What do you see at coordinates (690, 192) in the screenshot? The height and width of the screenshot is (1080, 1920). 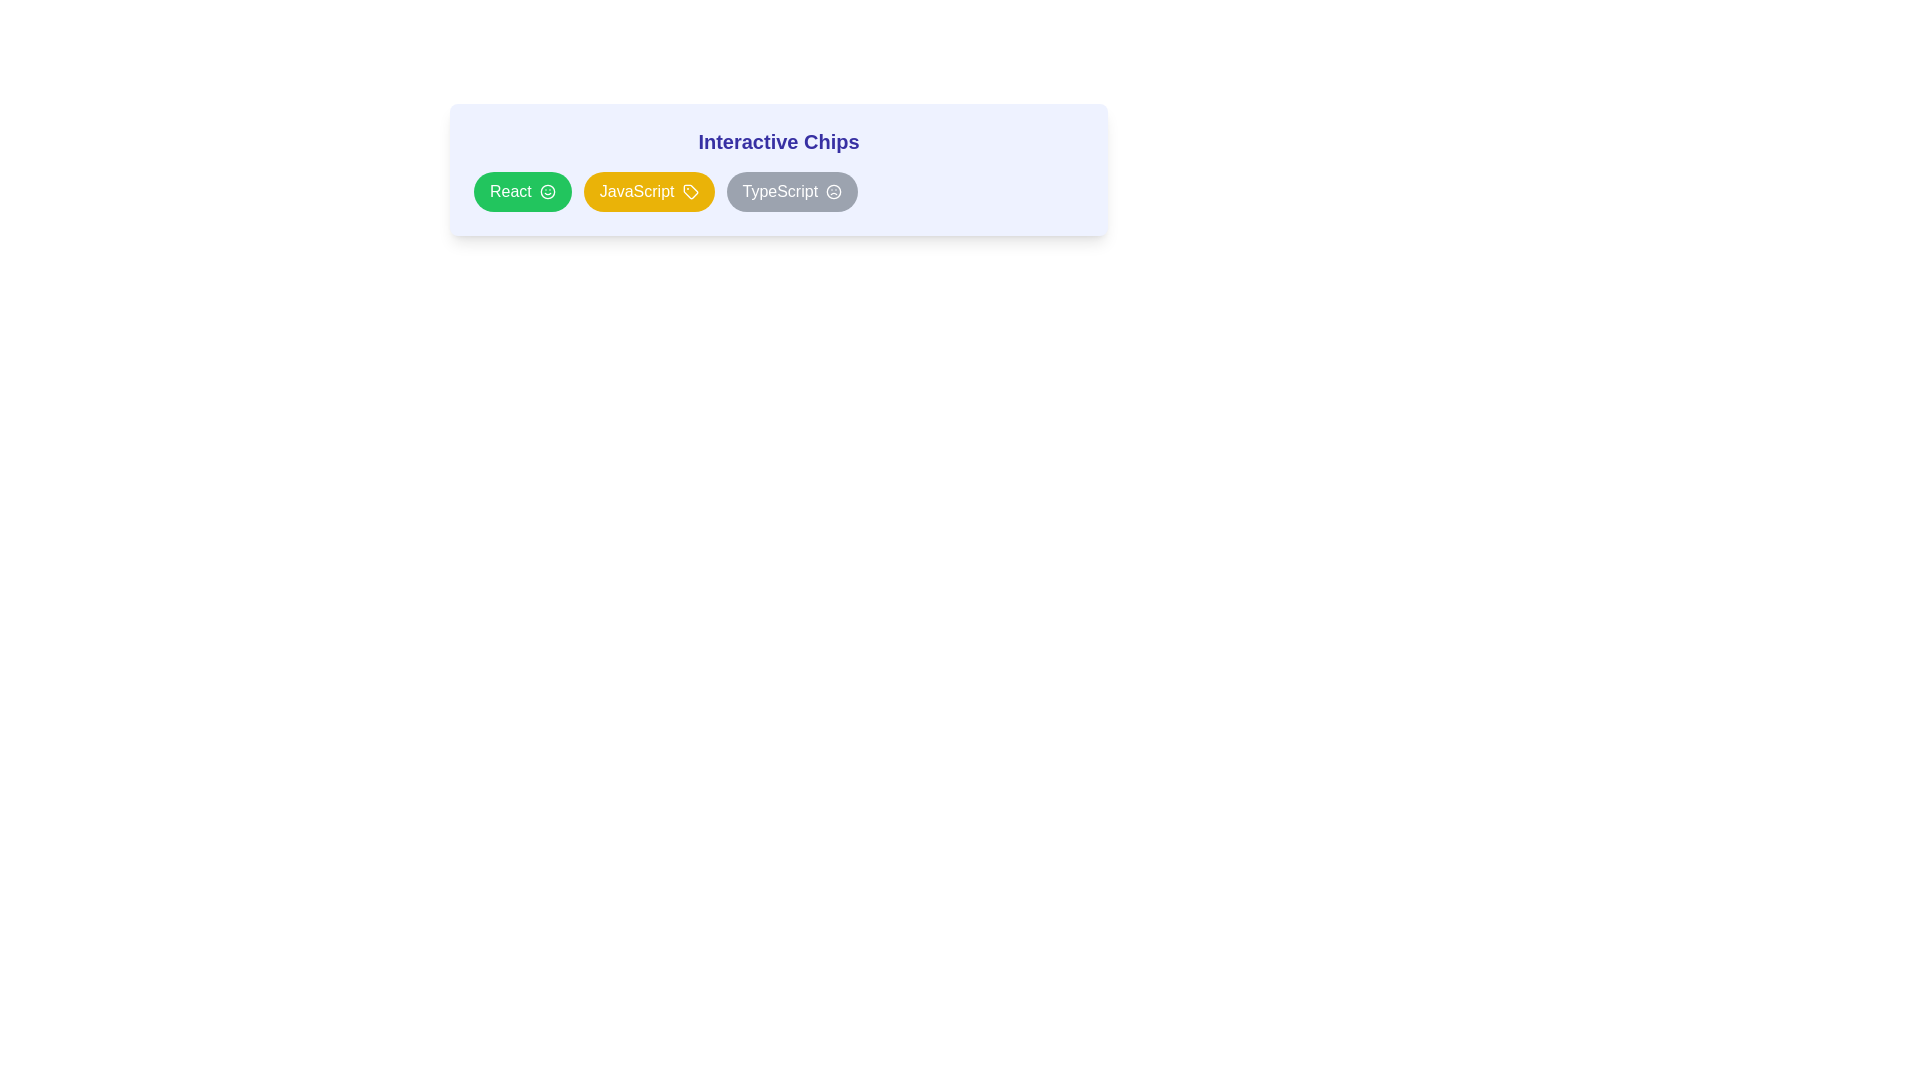 I see `the decorative SVG icon located to the right of the 'JavaScript' chip in the group of interactive chips` at bounding box center [690, 192].